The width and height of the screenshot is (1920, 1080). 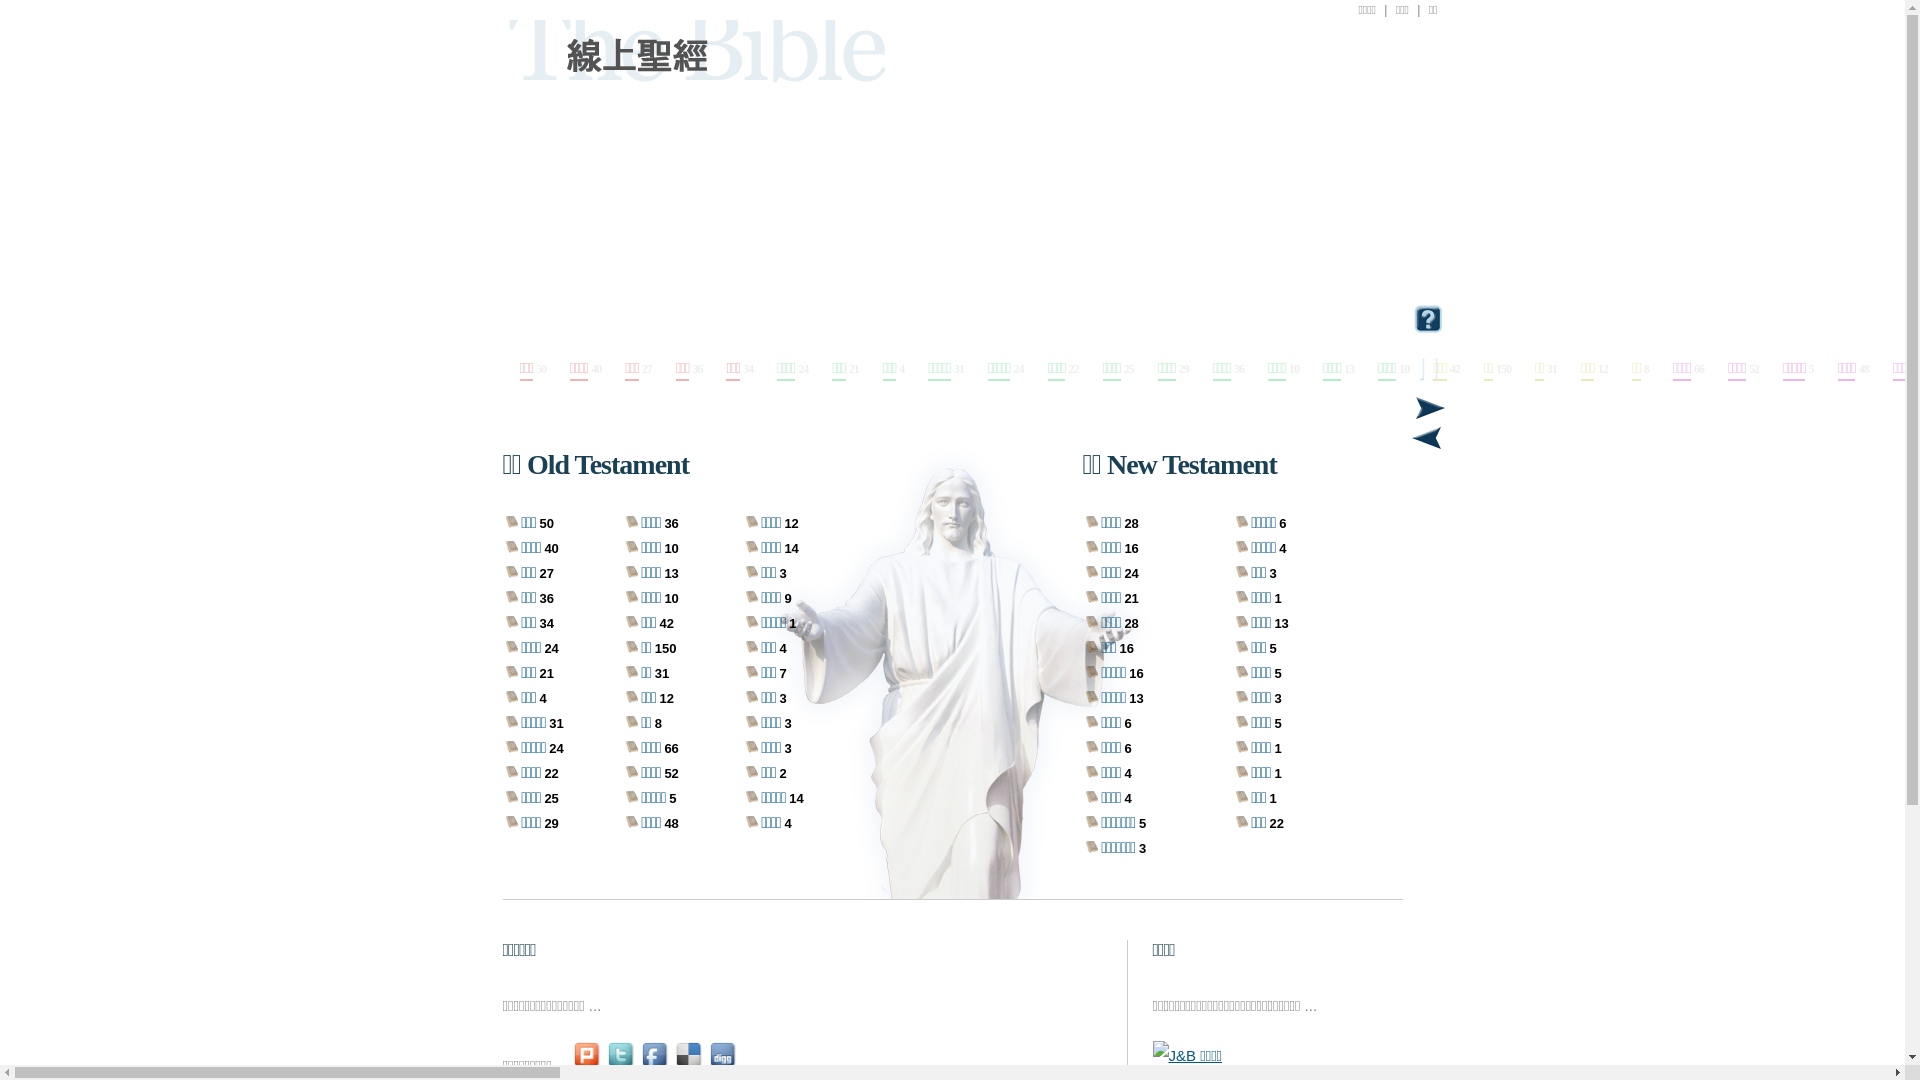 I want to click on 'Plurk', so click(x=587, y=1064).